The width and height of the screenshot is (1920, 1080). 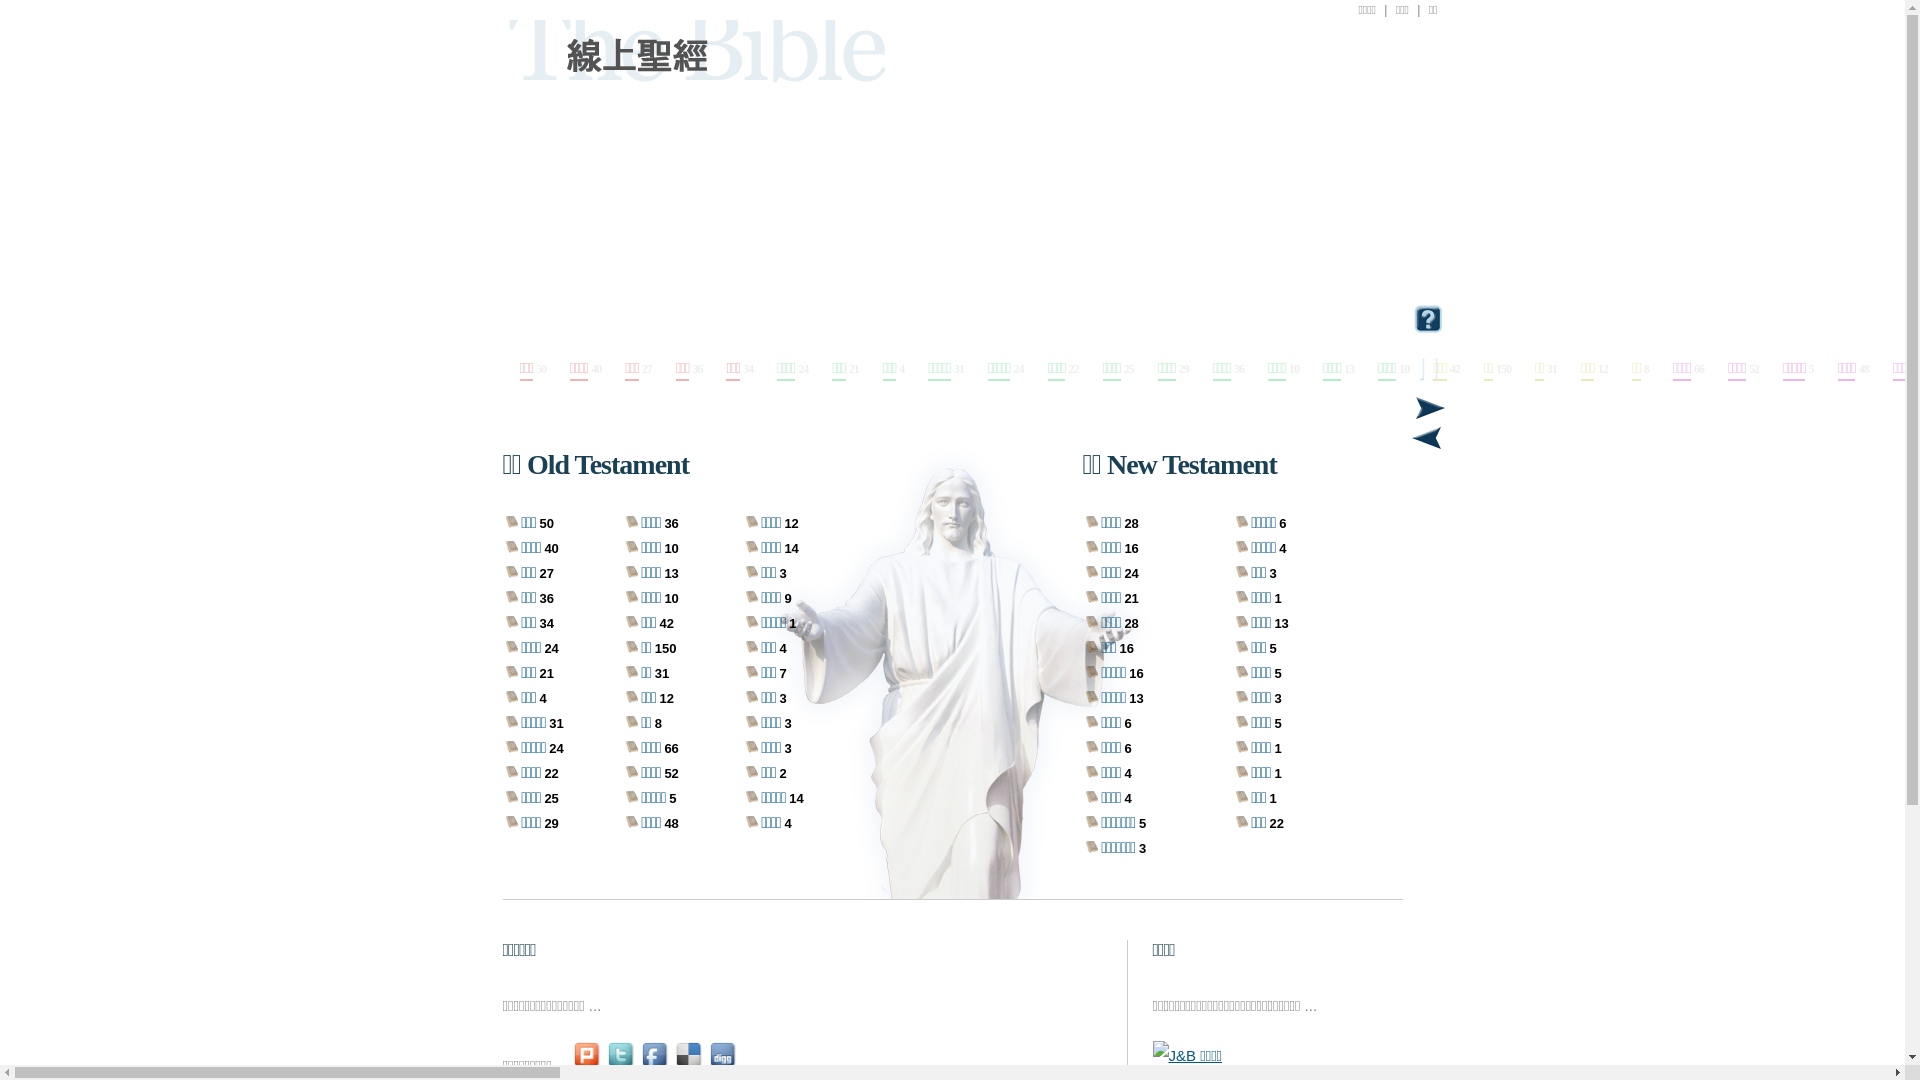 I want to click on 'Plurk', so click(x=587, y=1064).